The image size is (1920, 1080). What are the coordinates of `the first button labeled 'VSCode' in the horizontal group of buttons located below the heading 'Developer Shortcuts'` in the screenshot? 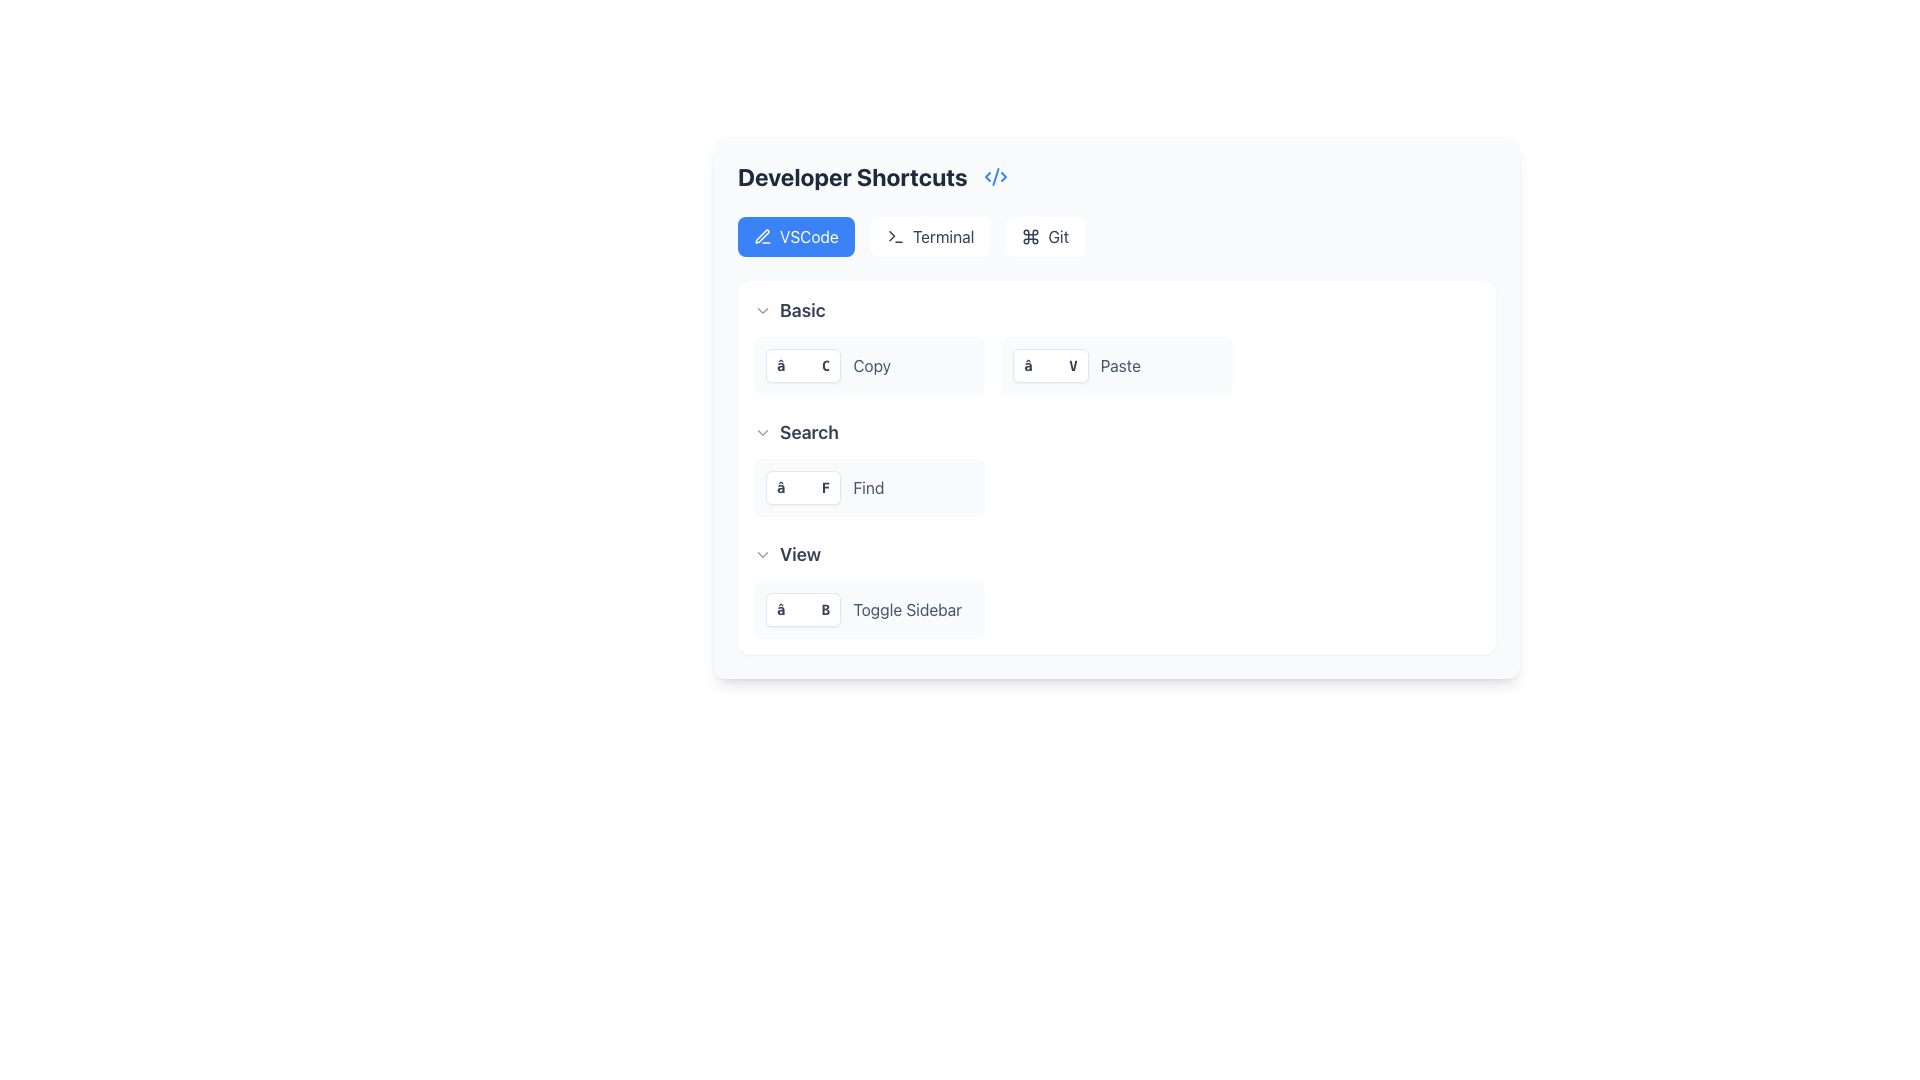 It's located at (795, 235).